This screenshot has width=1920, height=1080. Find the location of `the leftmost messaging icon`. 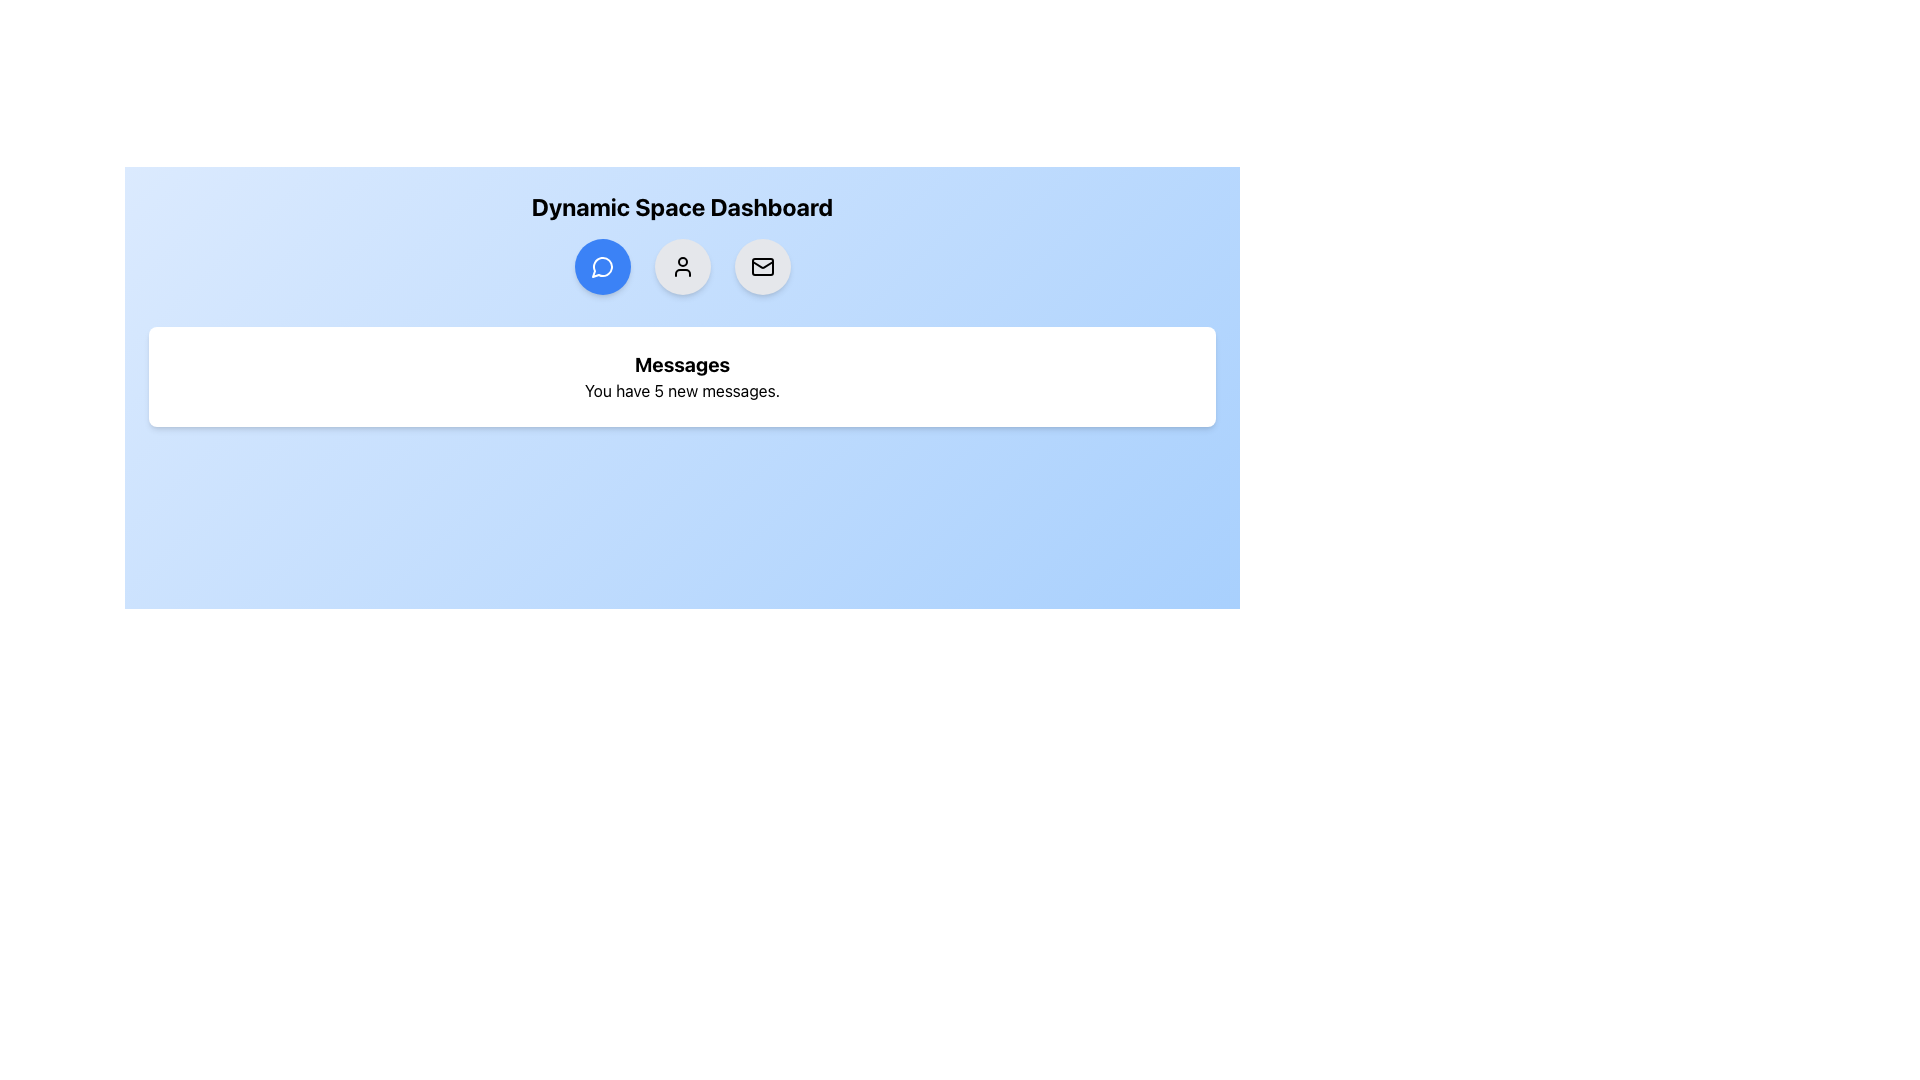

the leftmost messaging icon is located at coordinates (601, 265).